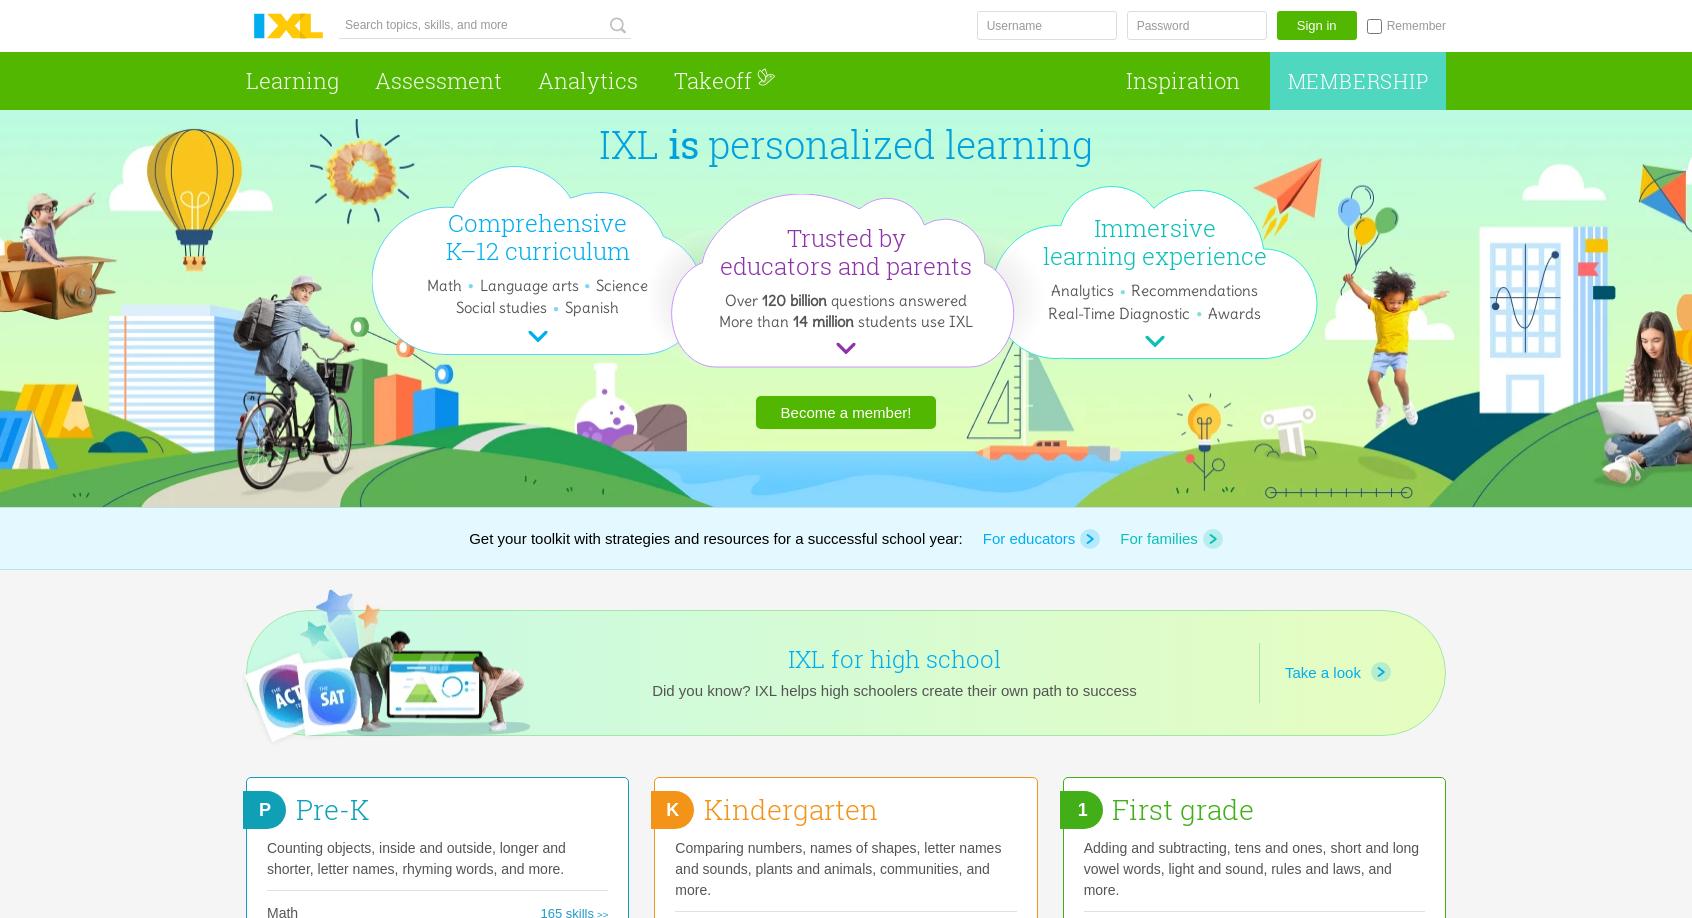 The image size is (1692, 918). What do you see at coordinates (330, 809) in the screenshot?
I see `'Pre-K'` at bounding box center [330, 809].